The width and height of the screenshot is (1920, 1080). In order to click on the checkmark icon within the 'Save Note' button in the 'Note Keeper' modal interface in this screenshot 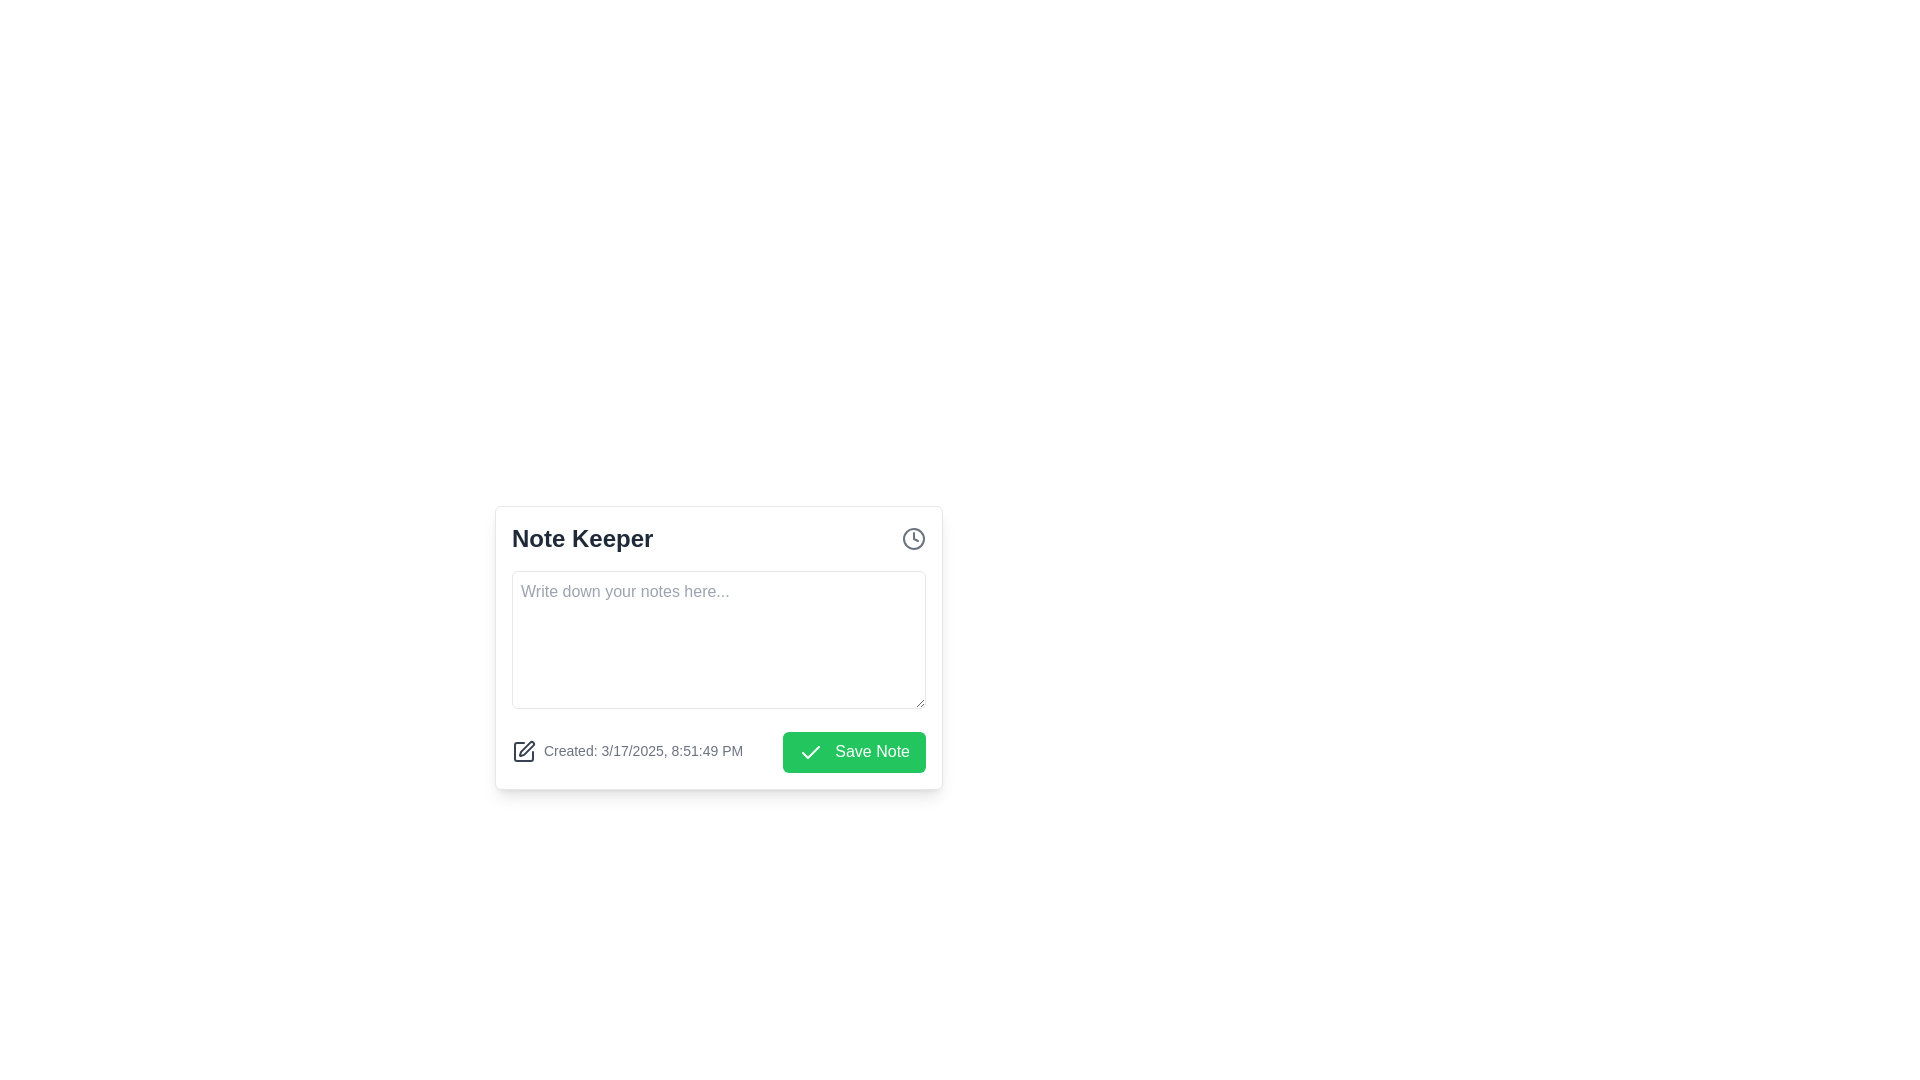, I will do `click(810, 752)`.